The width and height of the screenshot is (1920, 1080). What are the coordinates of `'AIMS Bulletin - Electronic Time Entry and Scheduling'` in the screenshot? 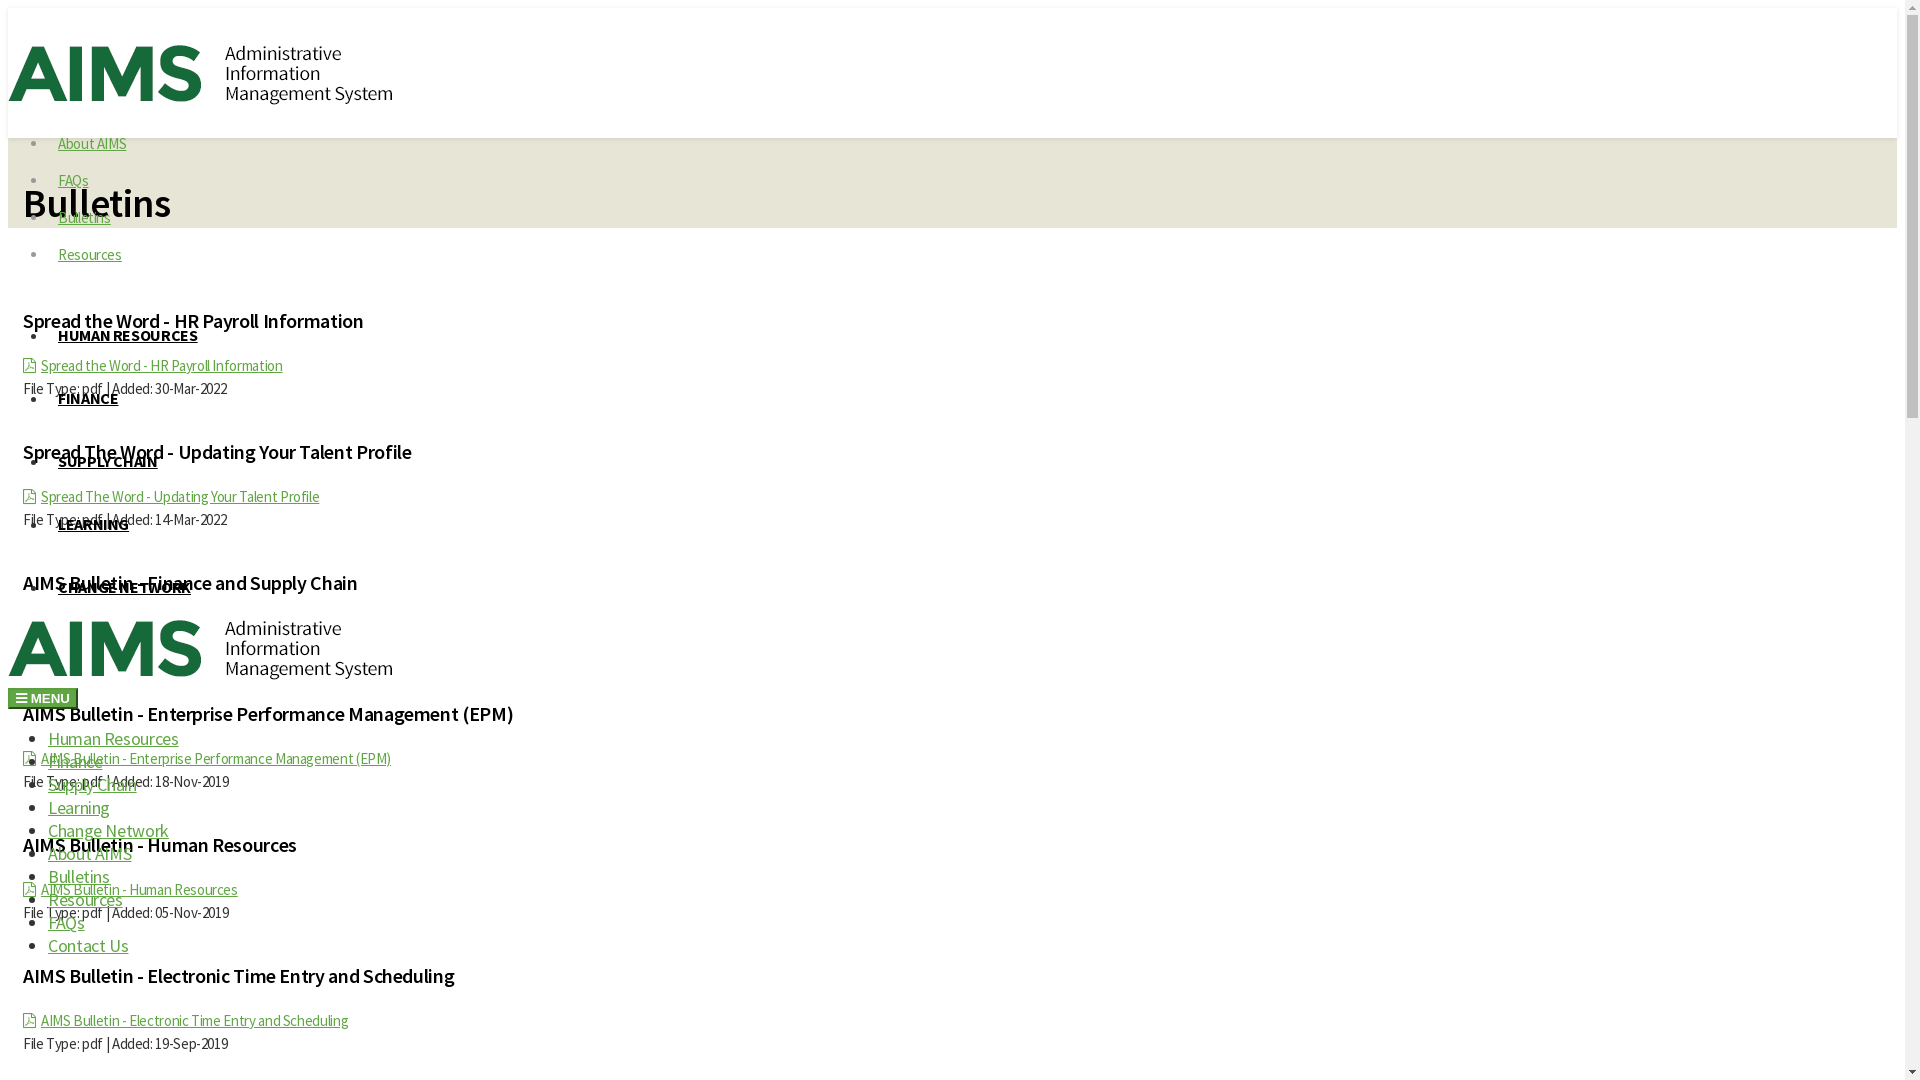 It's located at (194, 1020).